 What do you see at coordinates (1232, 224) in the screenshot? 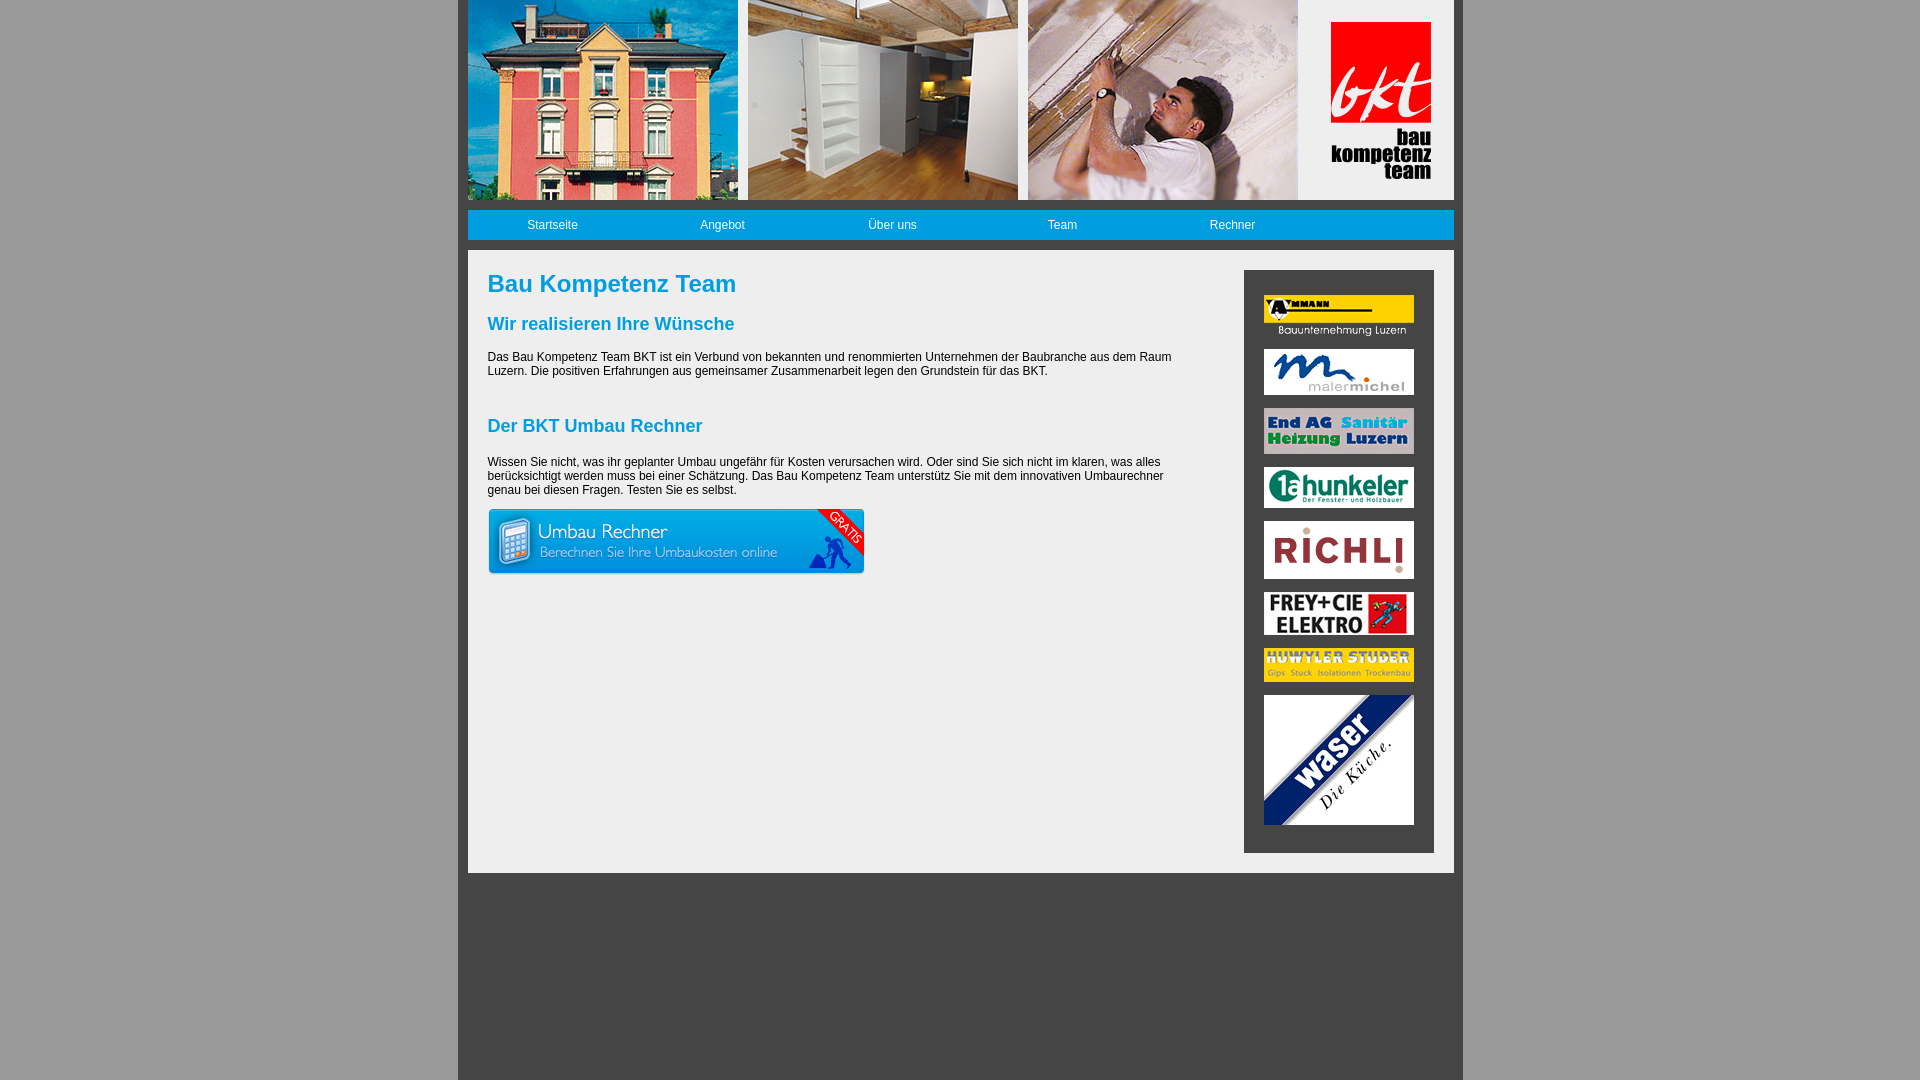
I see `'Rechner'` at bounding box center [1232, 224].